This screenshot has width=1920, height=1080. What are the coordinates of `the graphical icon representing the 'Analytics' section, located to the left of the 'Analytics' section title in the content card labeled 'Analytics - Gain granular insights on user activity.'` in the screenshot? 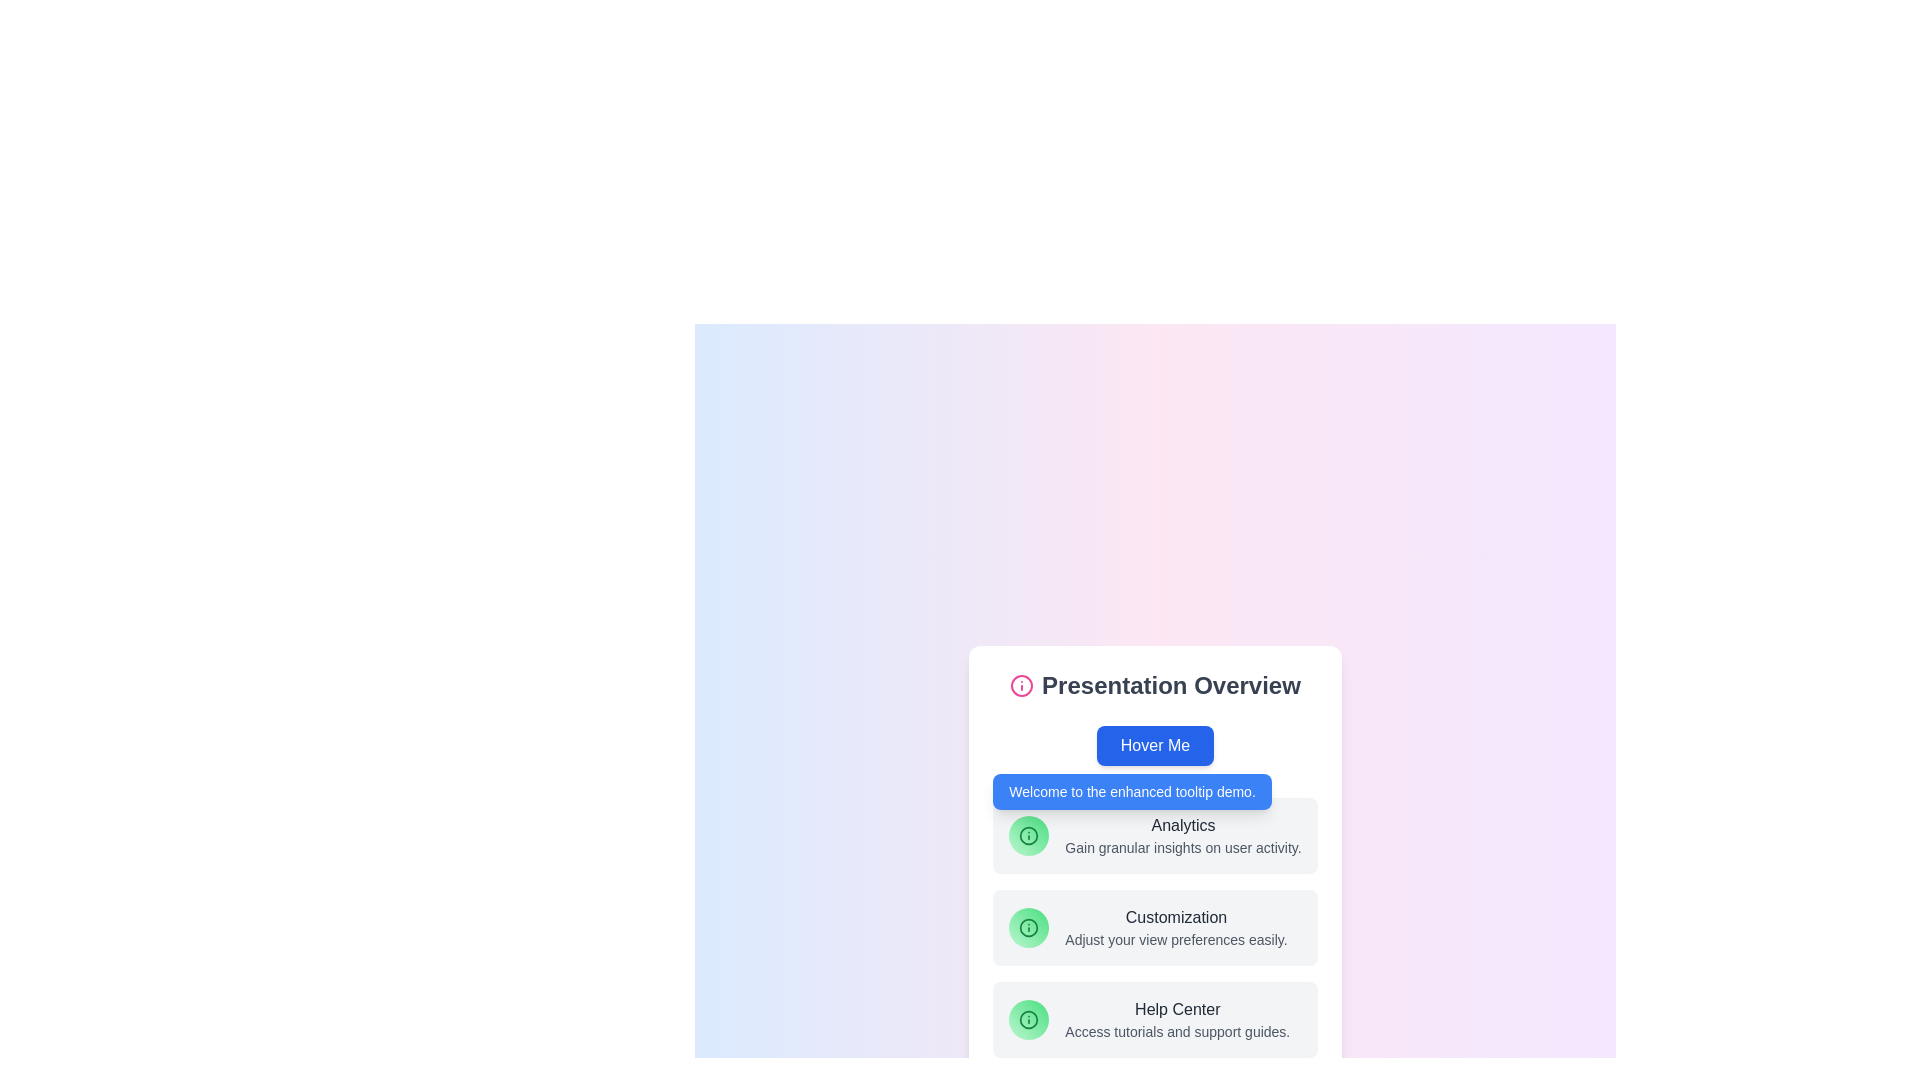 It's located at (1029, 836).